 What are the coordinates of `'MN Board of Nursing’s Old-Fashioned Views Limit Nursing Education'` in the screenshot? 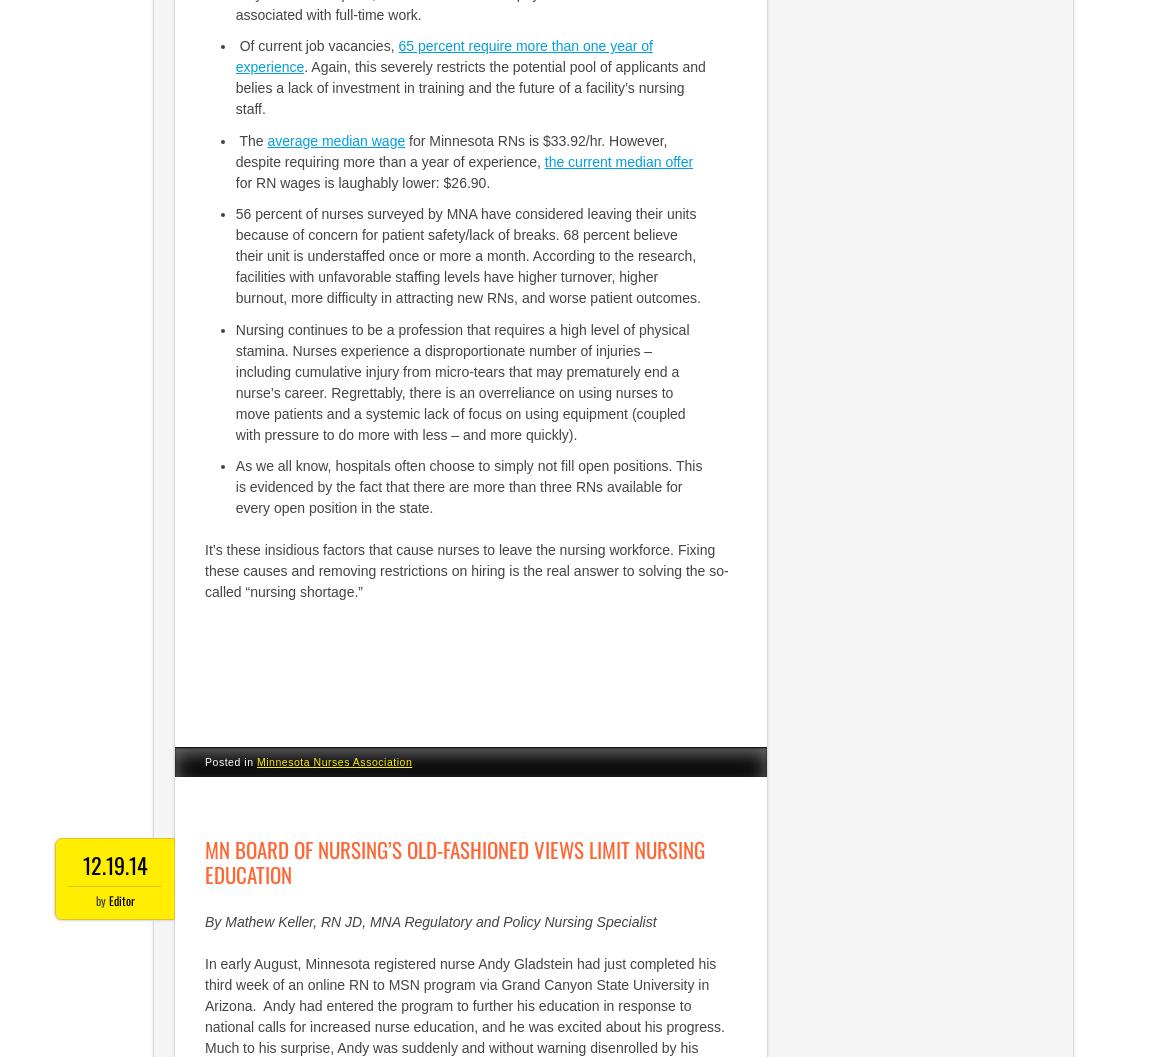 It's located at (455, 860).